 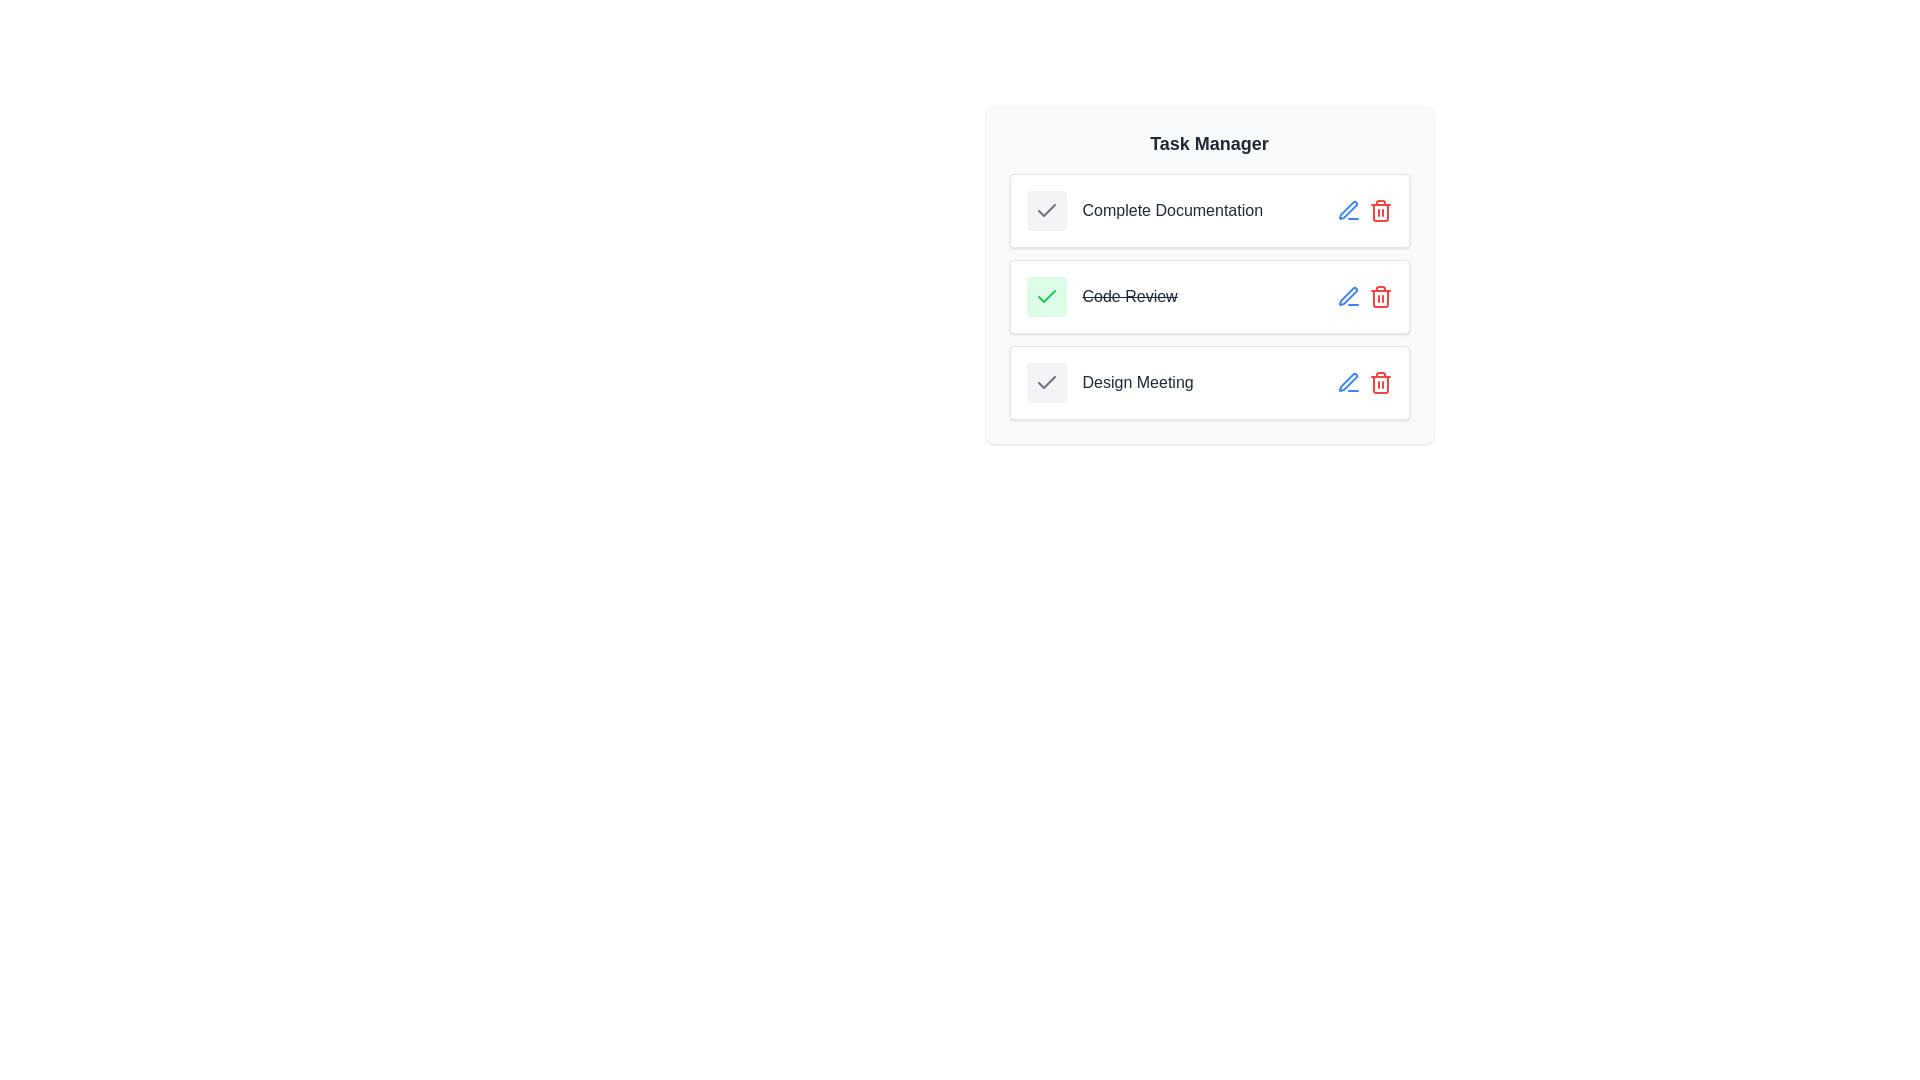 What do you see at coordinates (1045, 382) in the screenshot?
I see `the checkmark icon styled with a light gray rectangular background and rounded corners in the 'Design Meeting' row` at bounding box center [1045, 382].